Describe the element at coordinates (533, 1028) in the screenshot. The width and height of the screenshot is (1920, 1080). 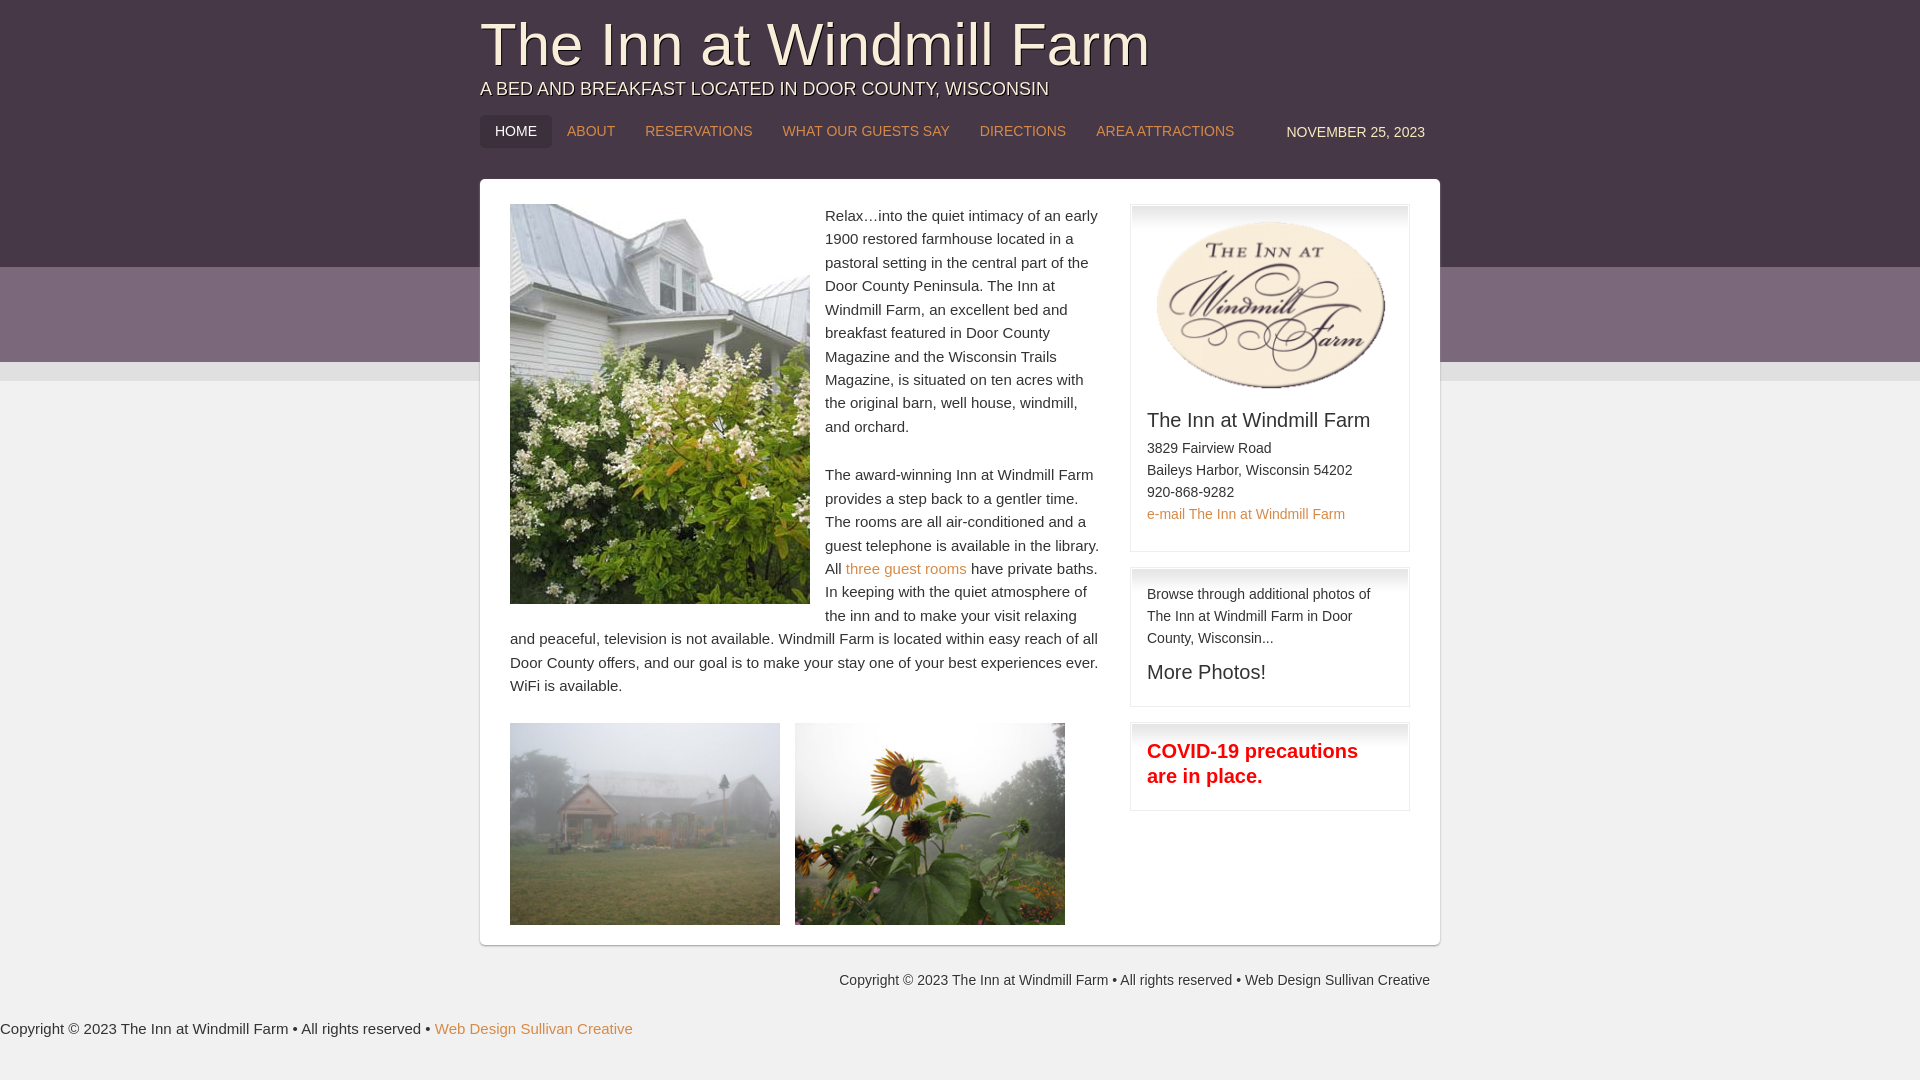
I see `'Web Design Sullivan Creative'` at that location.